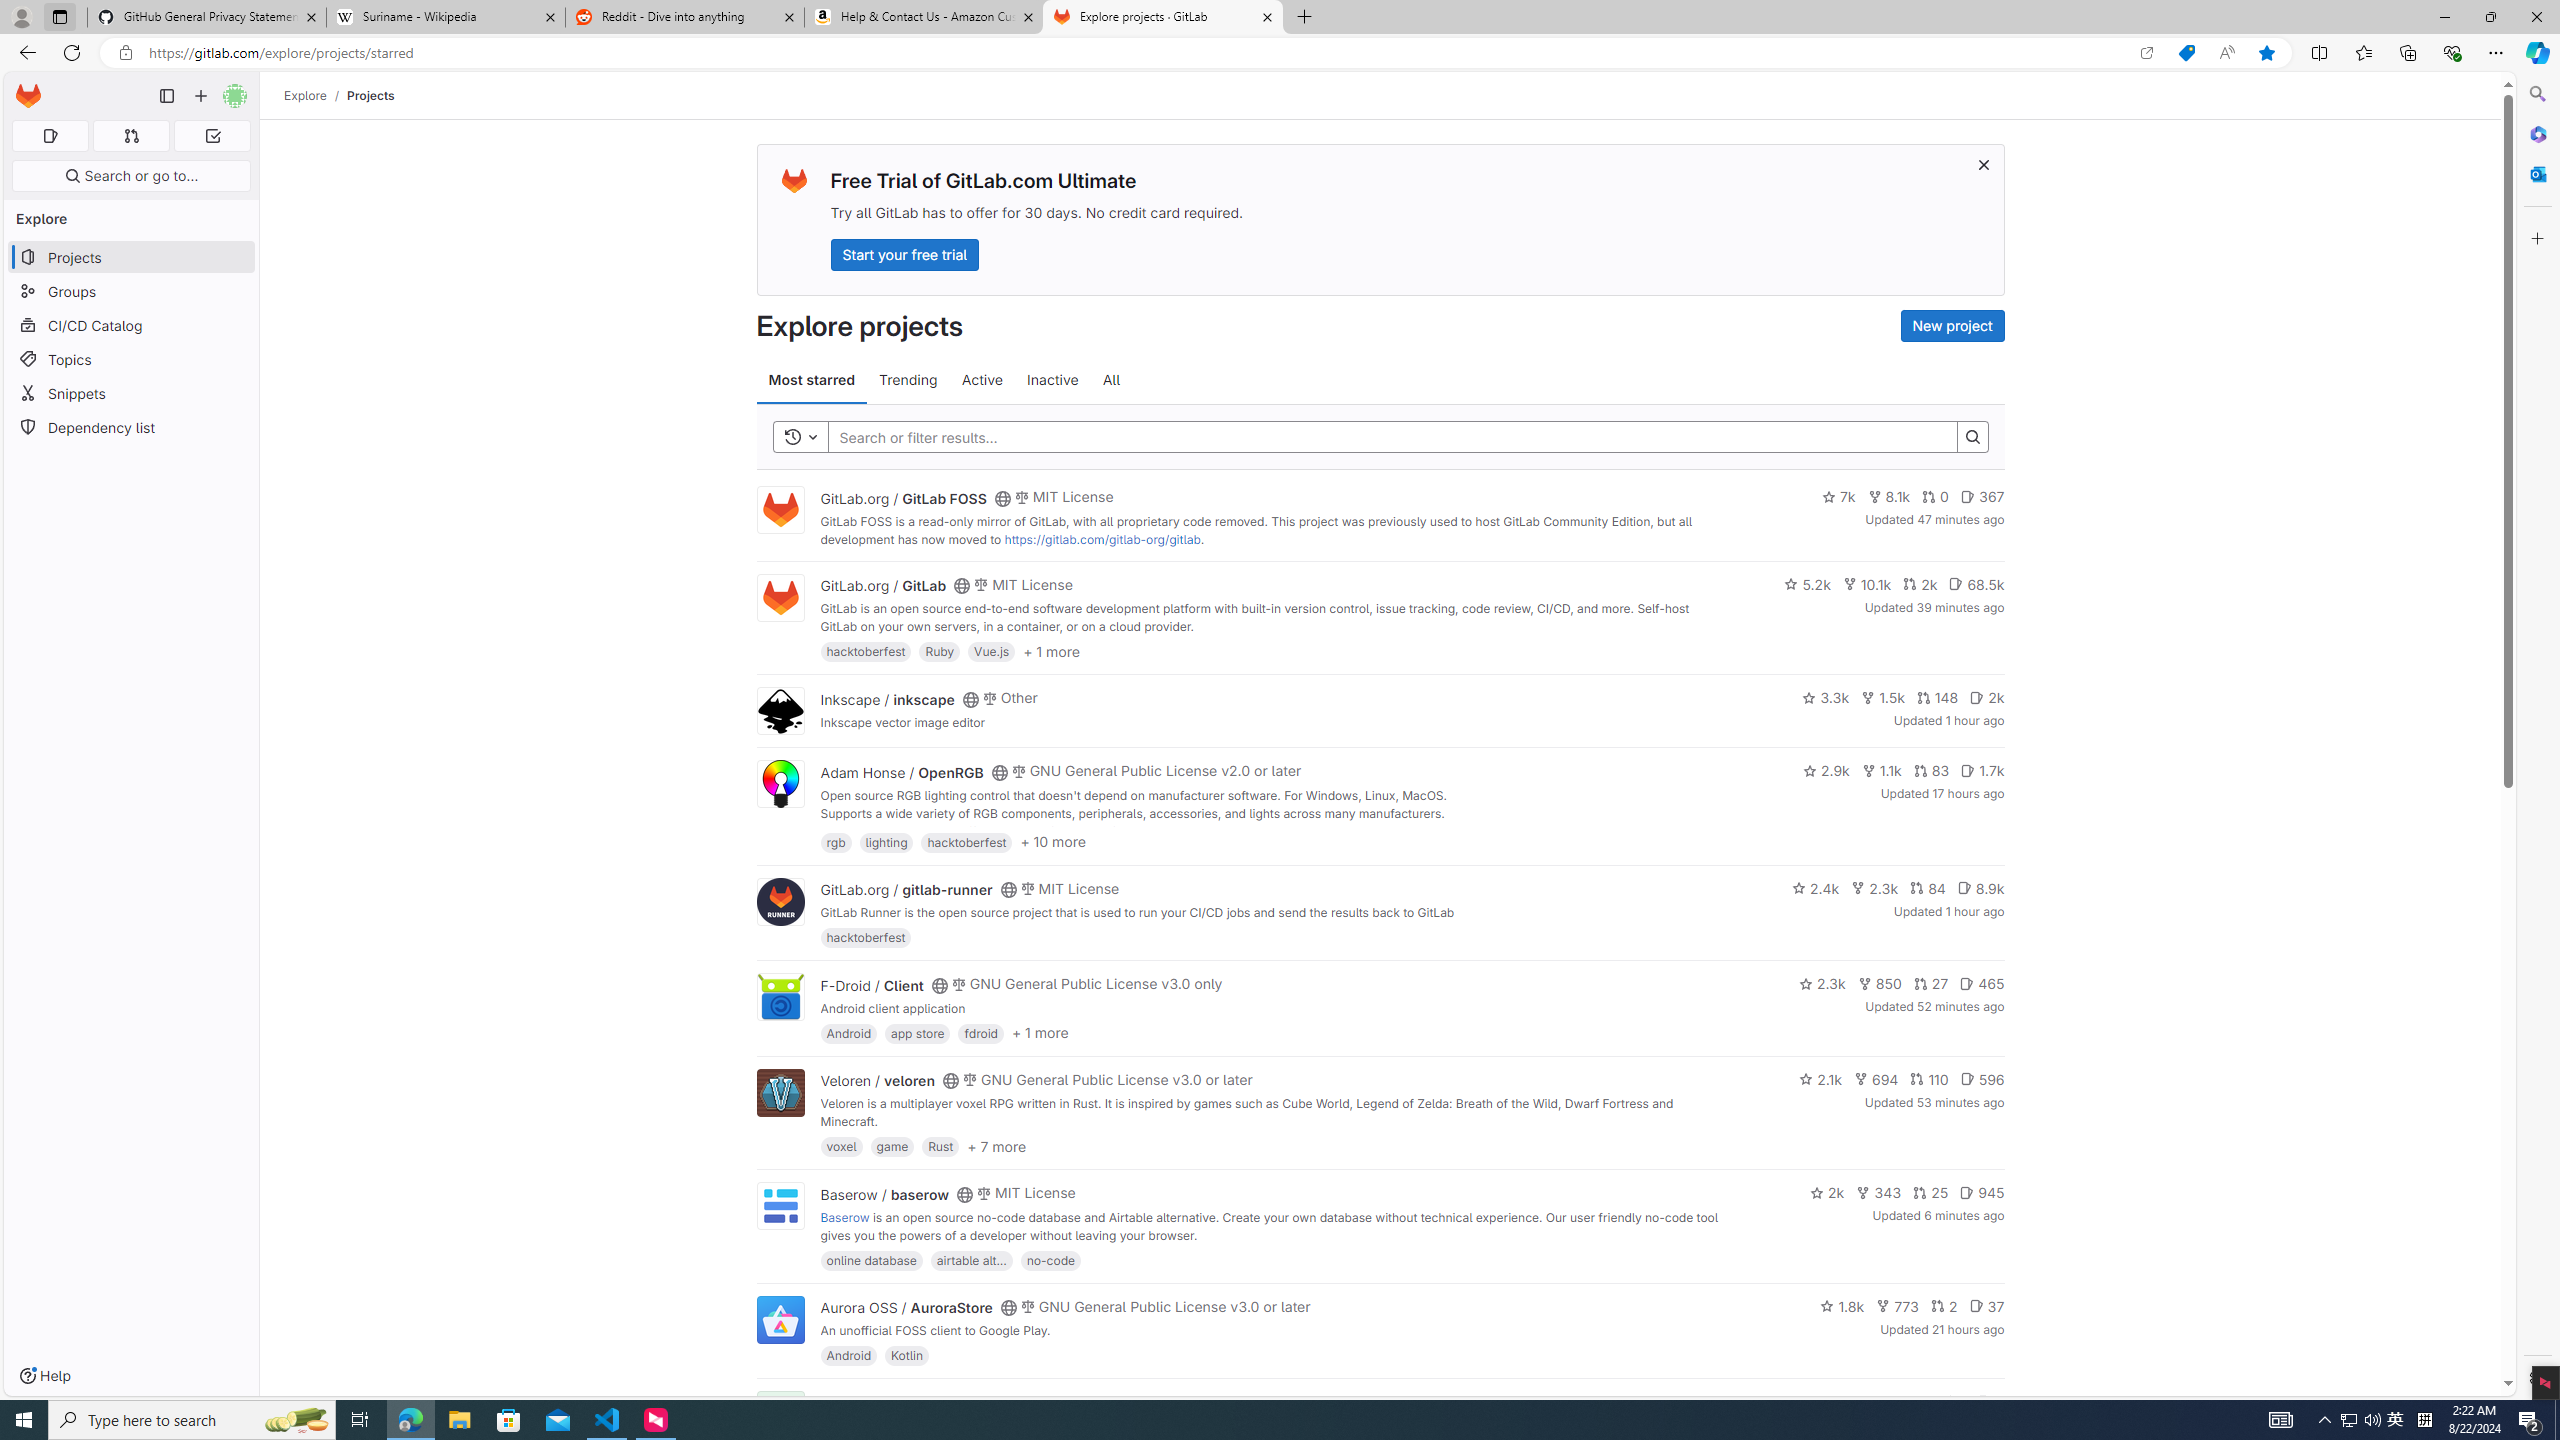 This screenshot has height=1440, width=2560. Describe the element at coordinates (1826, 770) in the screenshot. I see `'2.9k'` at that location.